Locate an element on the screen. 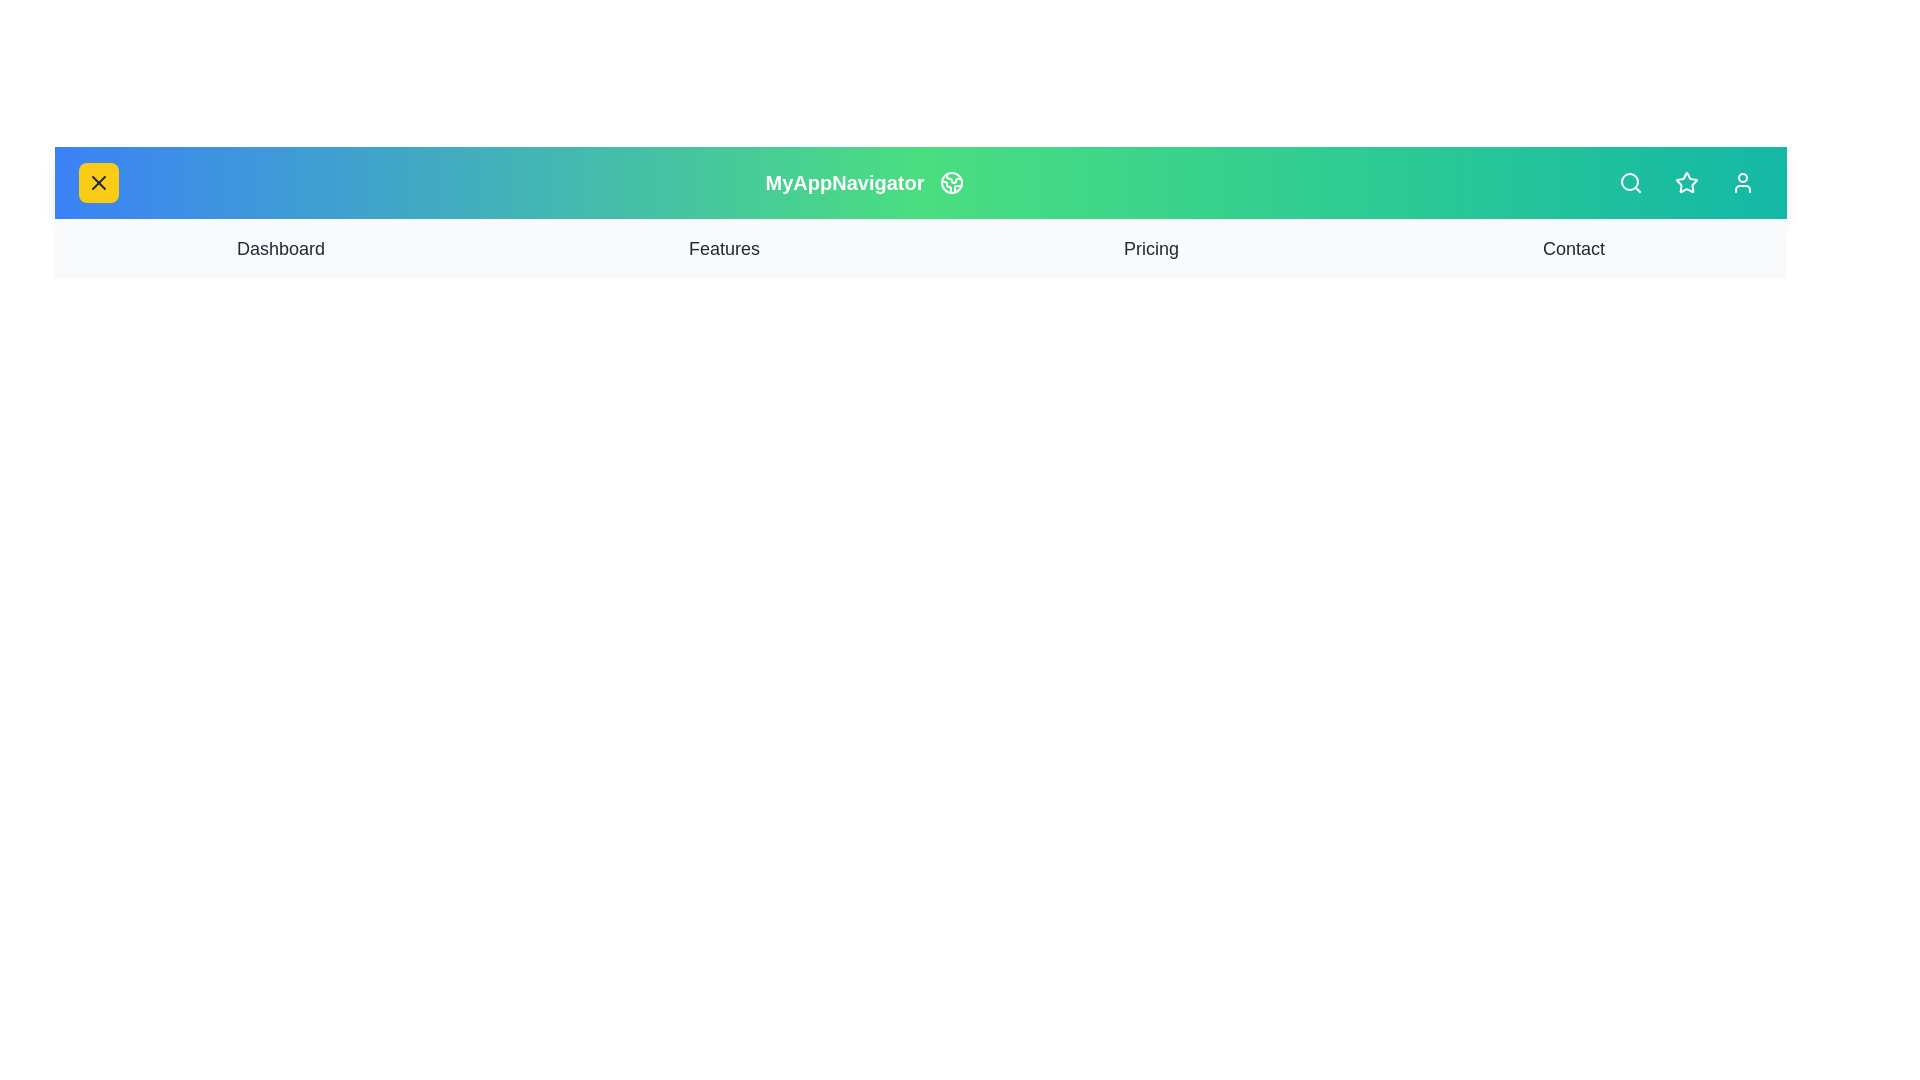 Image resolution: width=1920 pixels, height=1080 pixels. the navigation link labeled Pricing is located at coordinates (1151, 248).